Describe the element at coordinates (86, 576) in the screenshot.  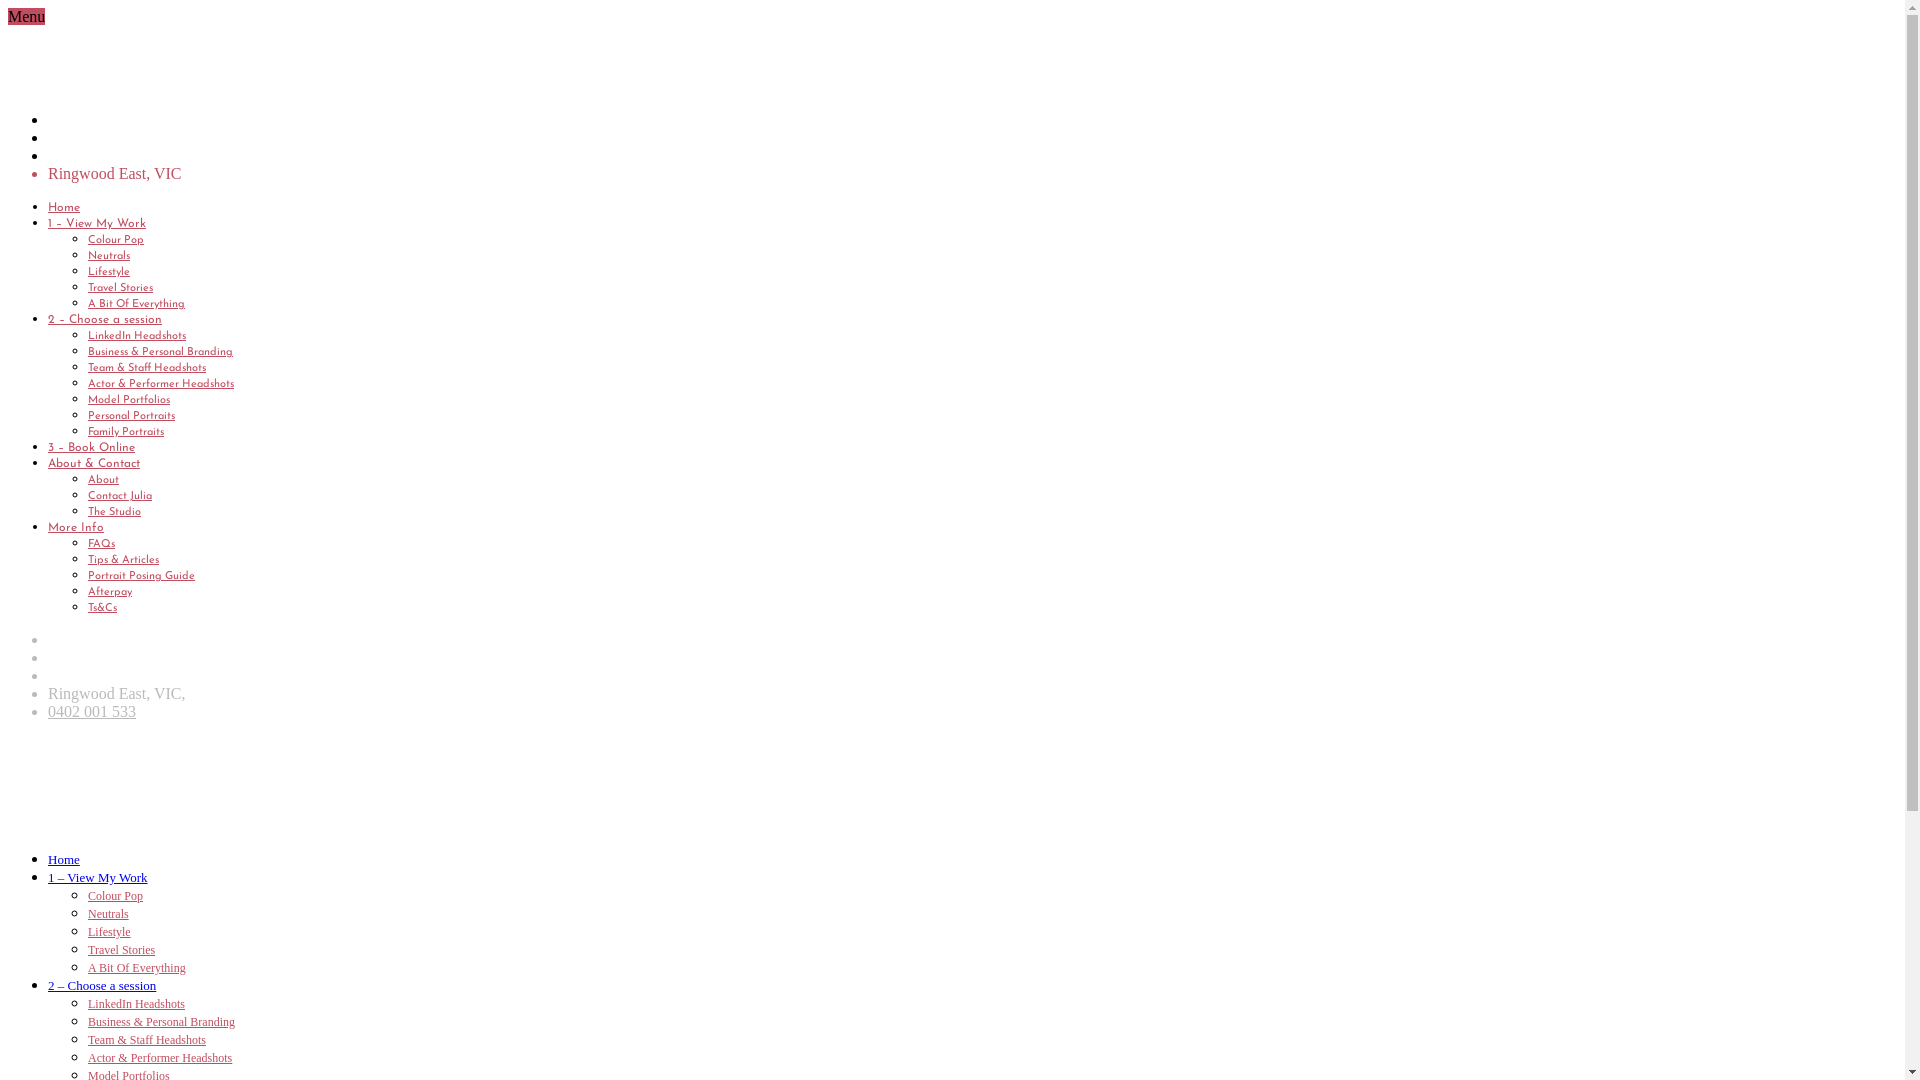
I see `'Portrait Posing Guide'` at that location.